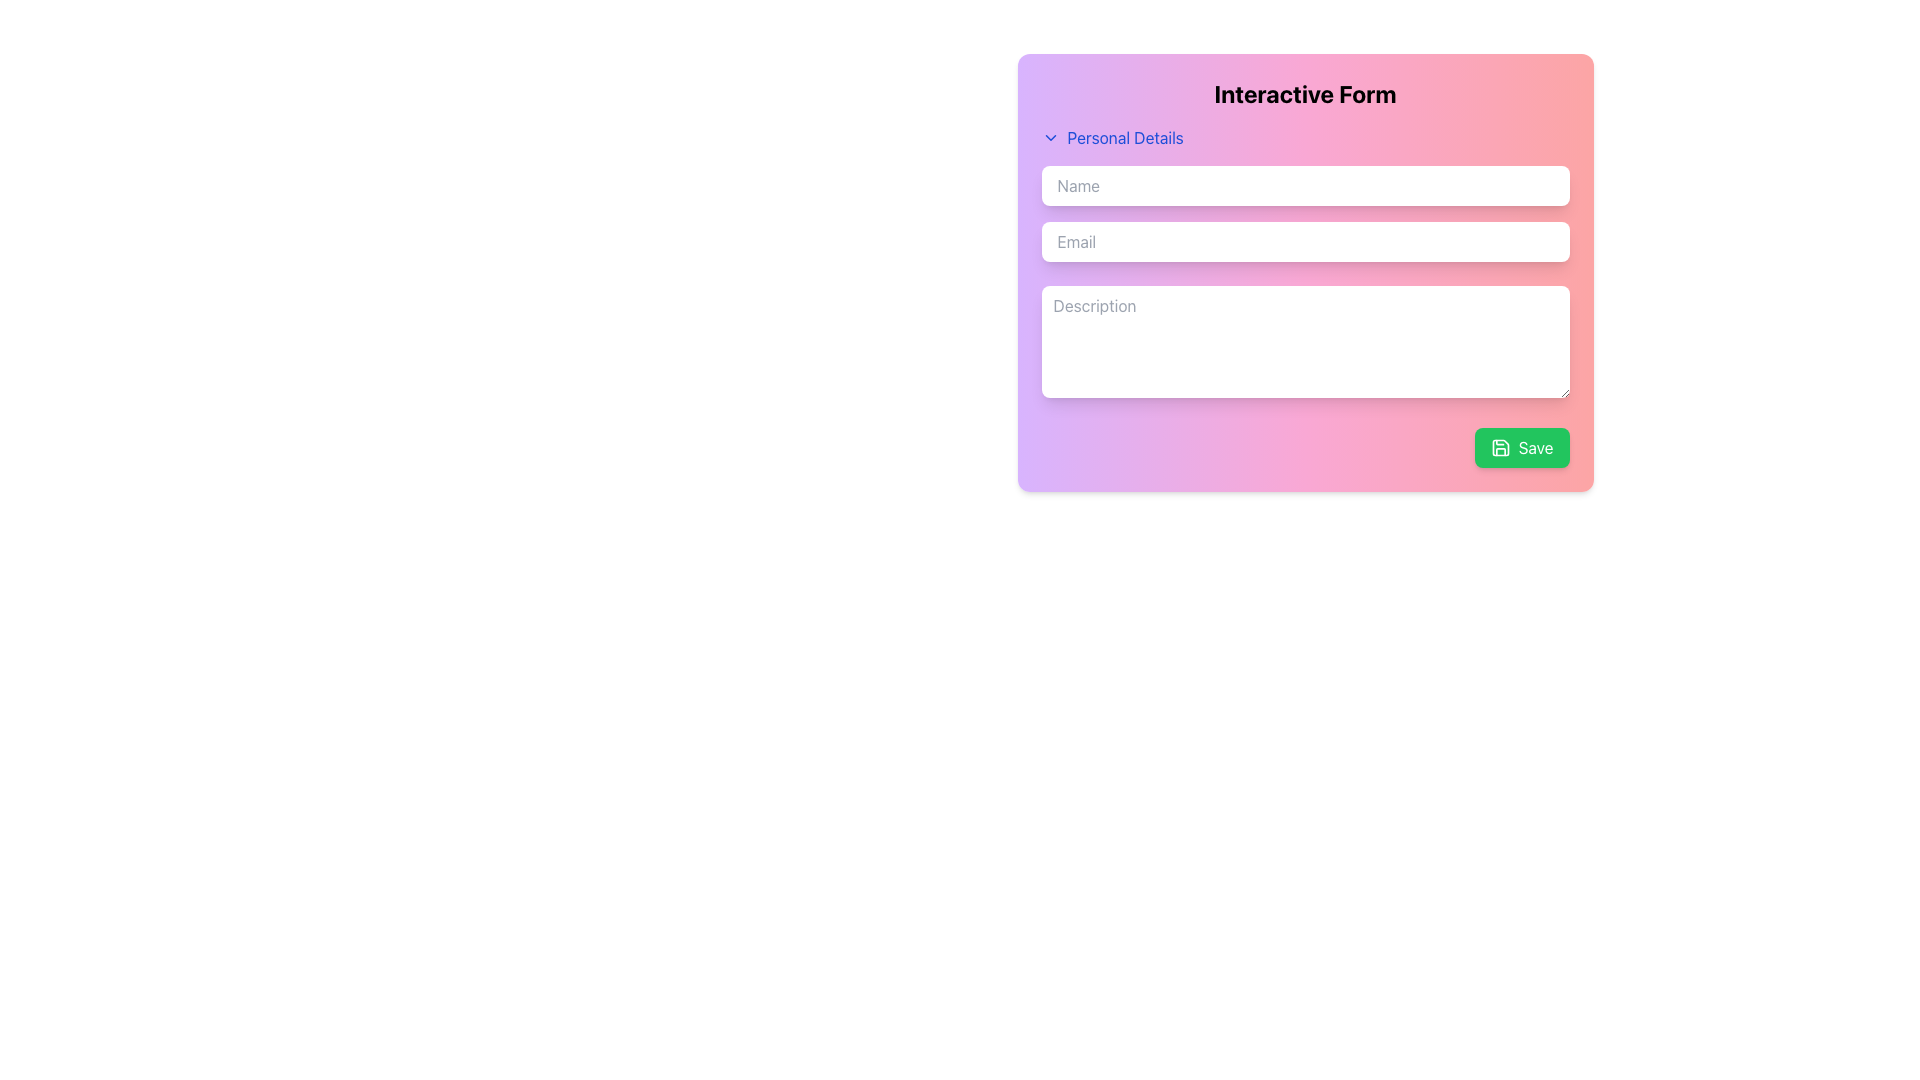  Describe the element at coordinates (1520, 446) in the screenshot. I see `the save/submit button located in the bottom-right corner of the card-like form interface` at that location.